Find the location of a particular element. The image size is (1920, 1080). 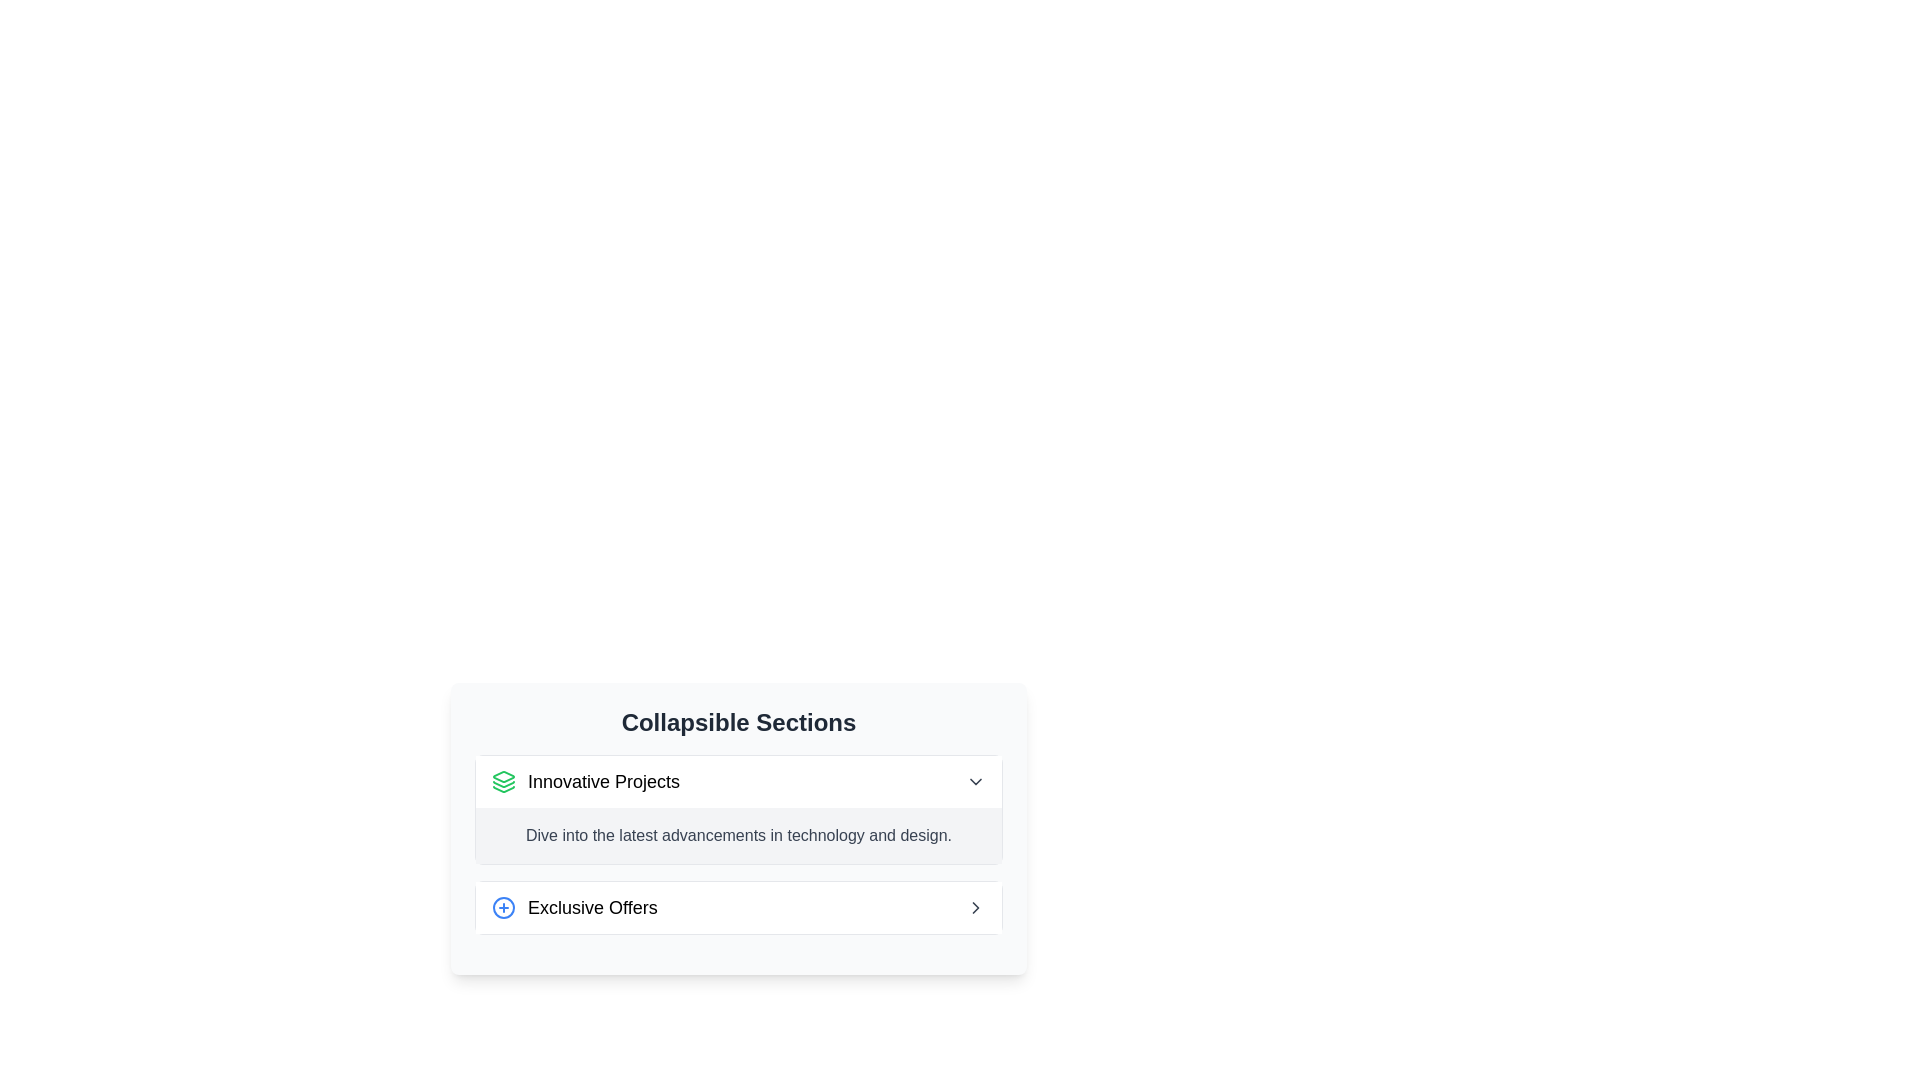

the static text block displaying 'Dive into the latest advancements in technology and design,' located within the 'Innovative Projects' collapsible section is located at coordinates (738, 836).